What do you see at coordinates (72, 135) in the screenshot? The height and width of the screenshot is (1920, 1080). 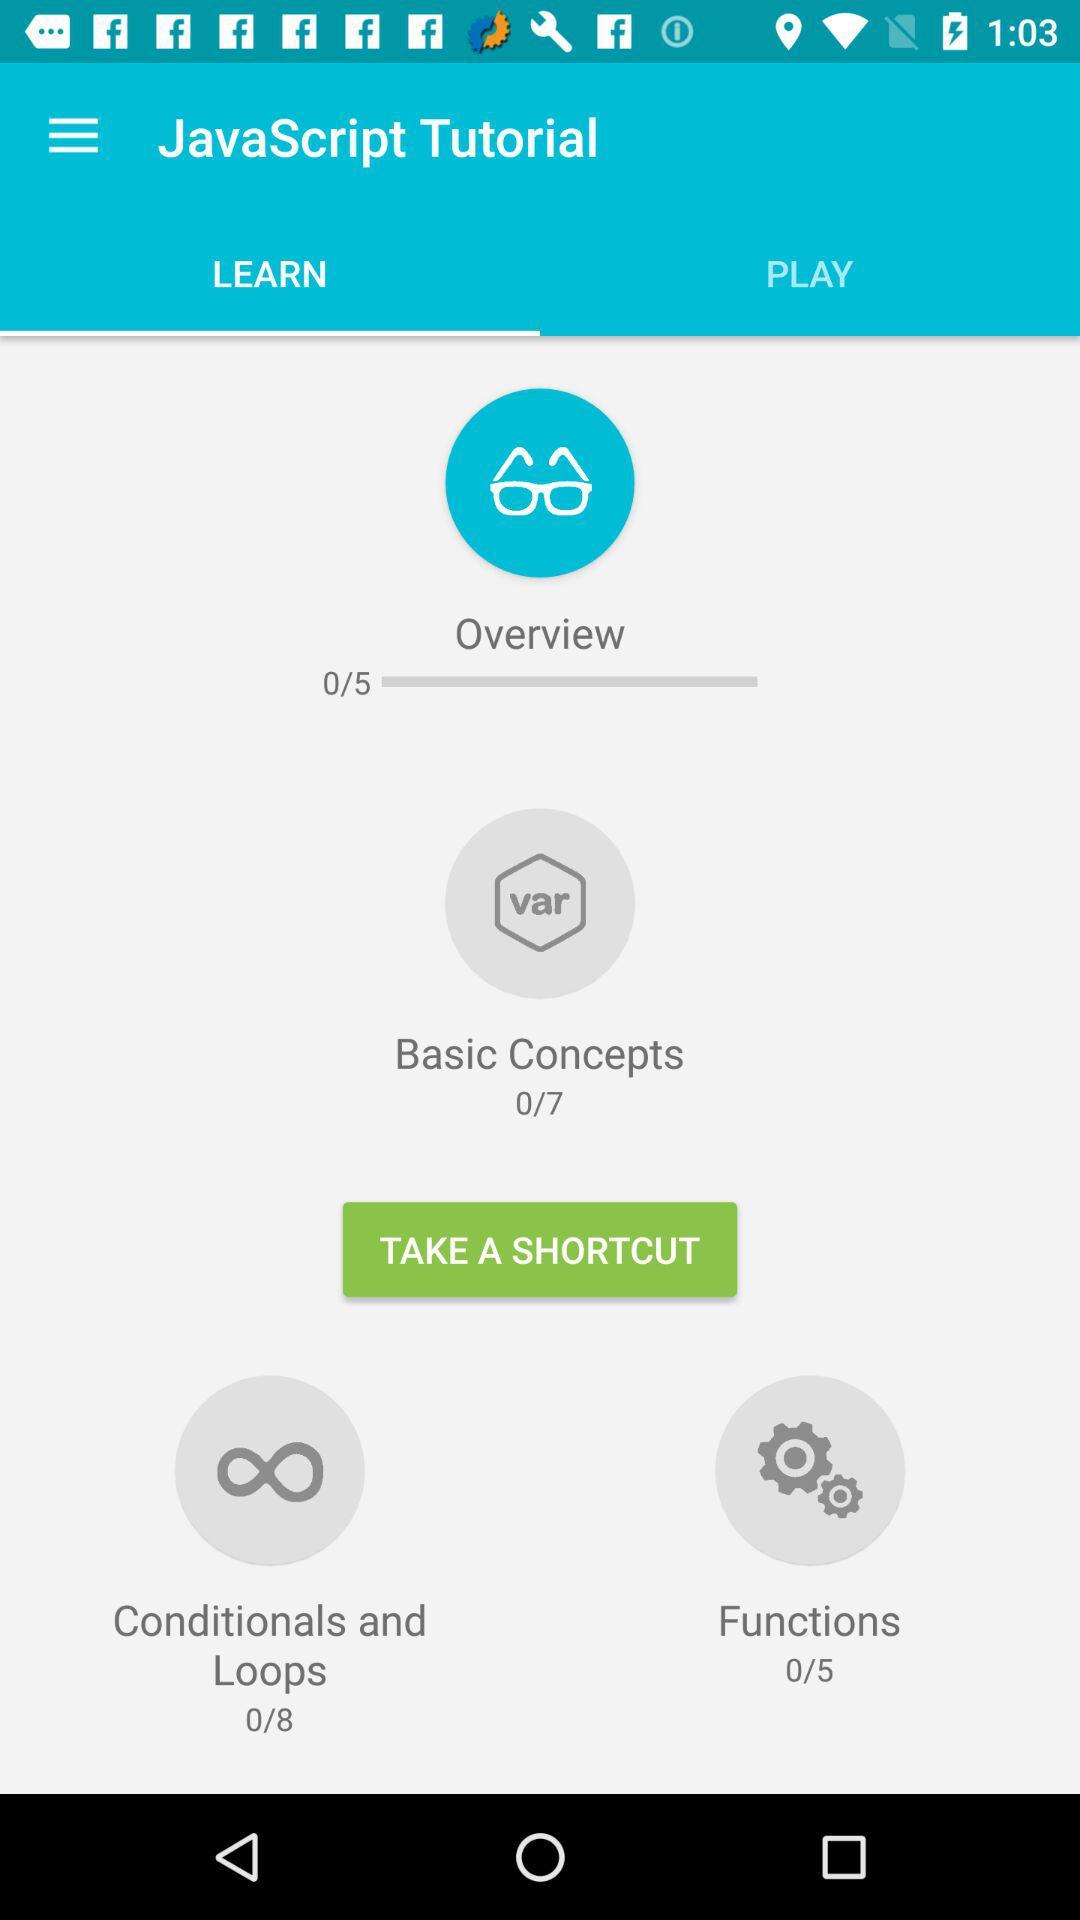 I see `item to the left of javascript tutorial item` at bounding box center [72, 135].